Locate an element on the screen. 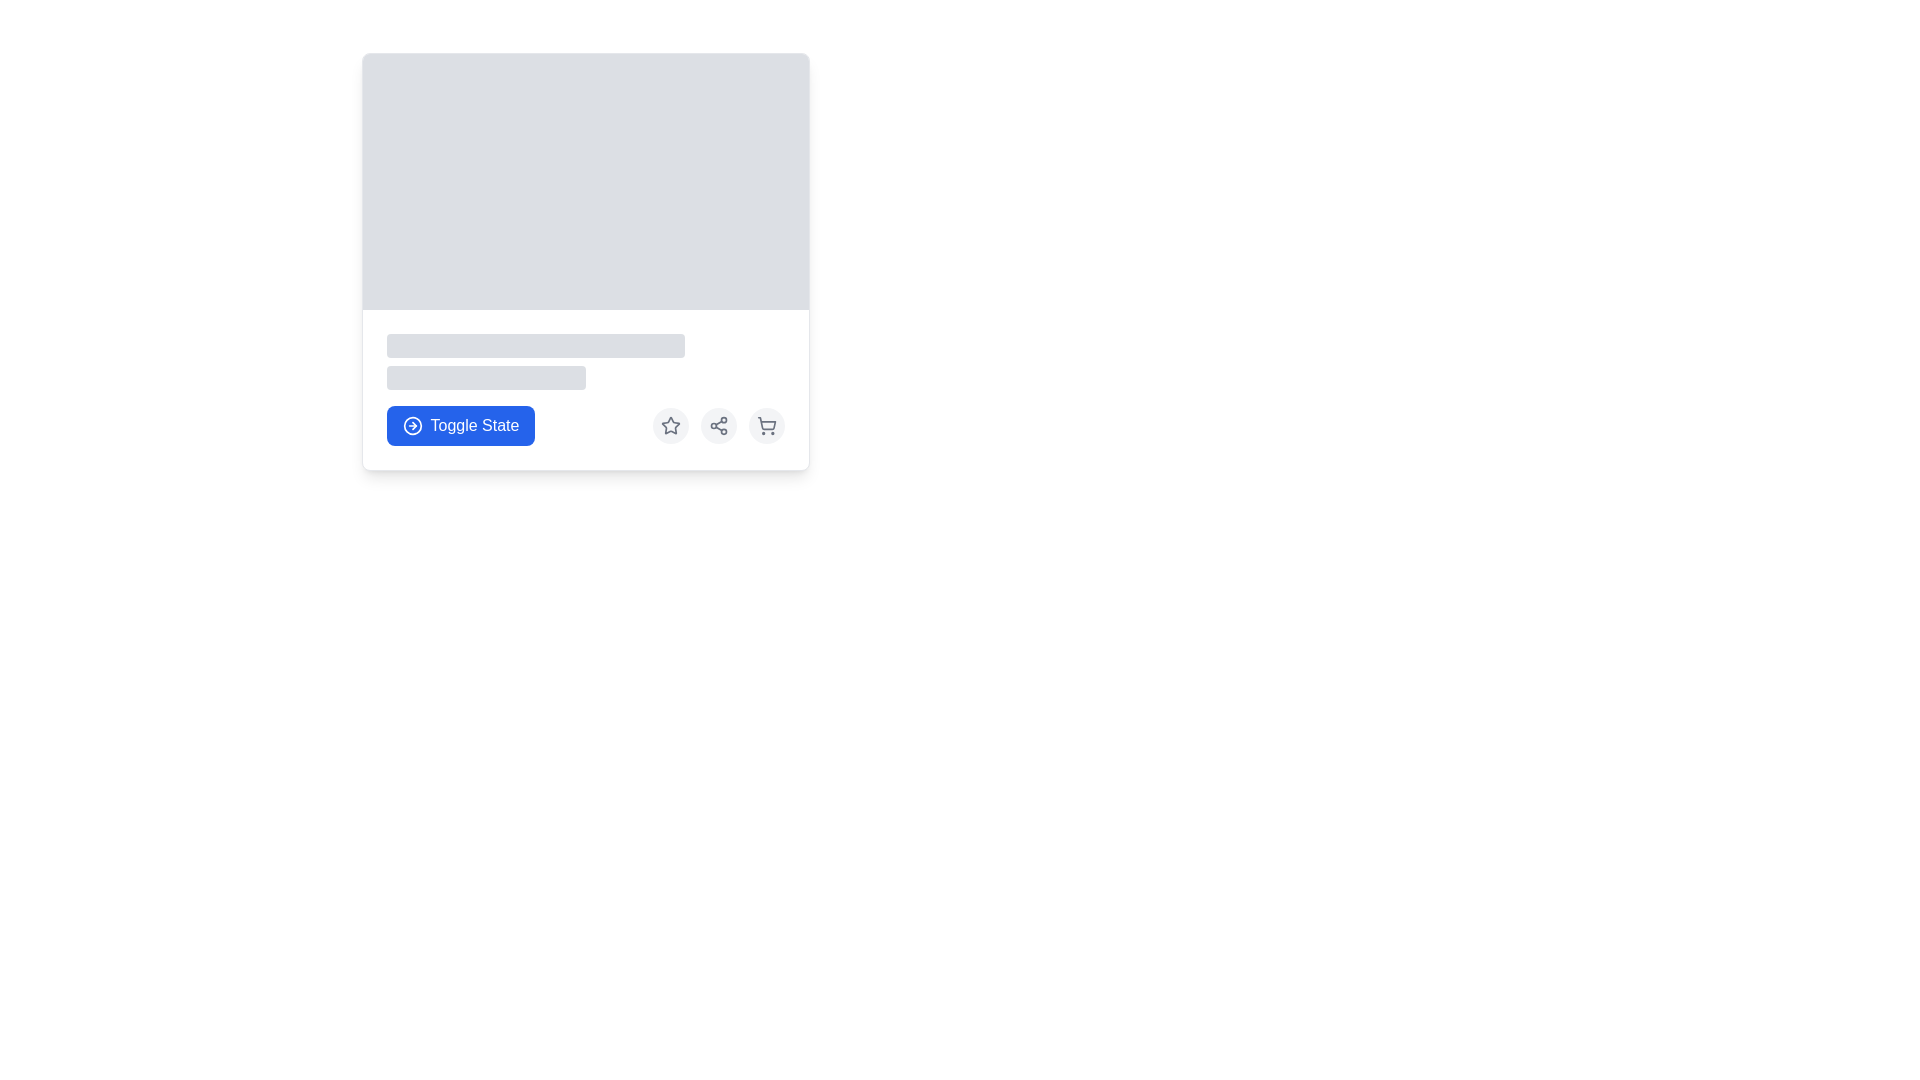 This screenshot has width=1920, height=1080. the Placeholder or loading indicator, which consists of two vertically aligned rectangular bars with rounded edges, centrally located above the 'Toggle State' button is located at coordinates (584, 362).